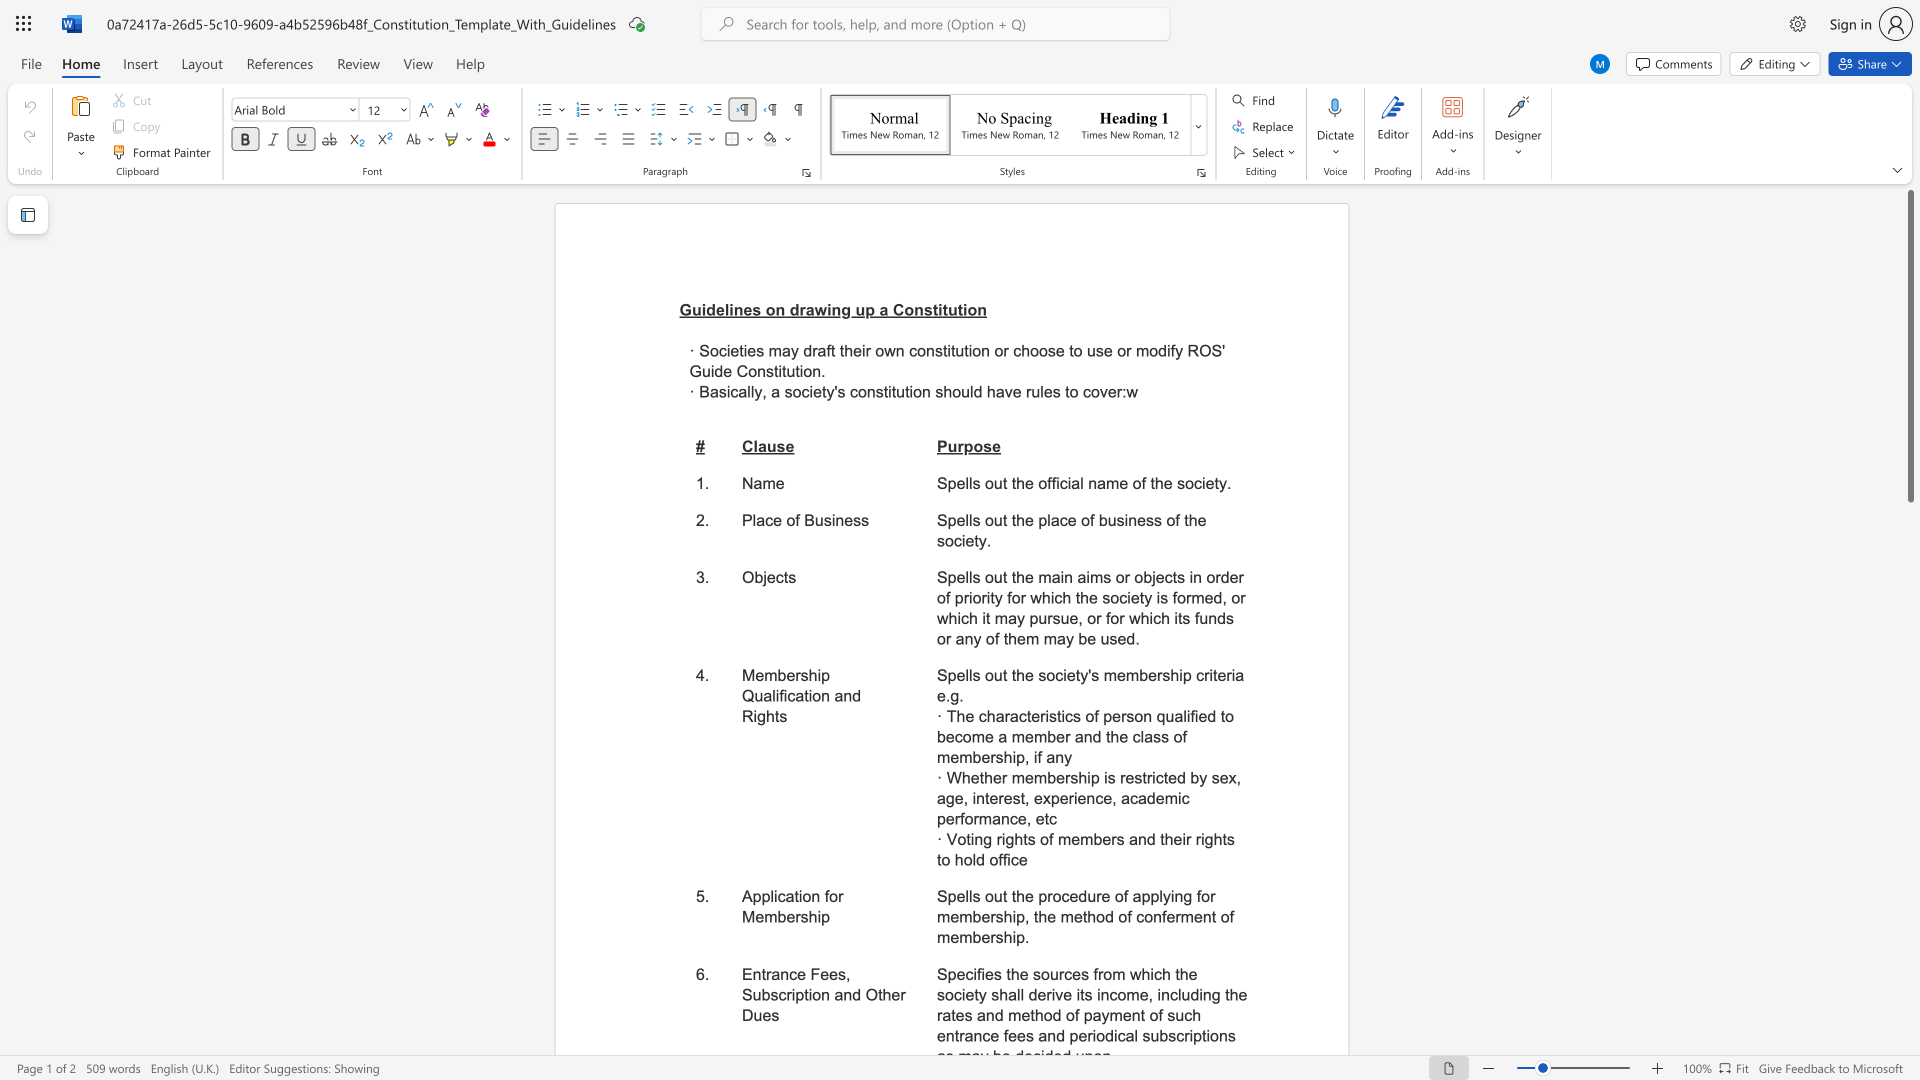 This screenshot has width=1920, height=1080. Describe the element at coordinates (1909, 579) in the screenshot. I see `the side scrollbar to bring the page down` at that location.